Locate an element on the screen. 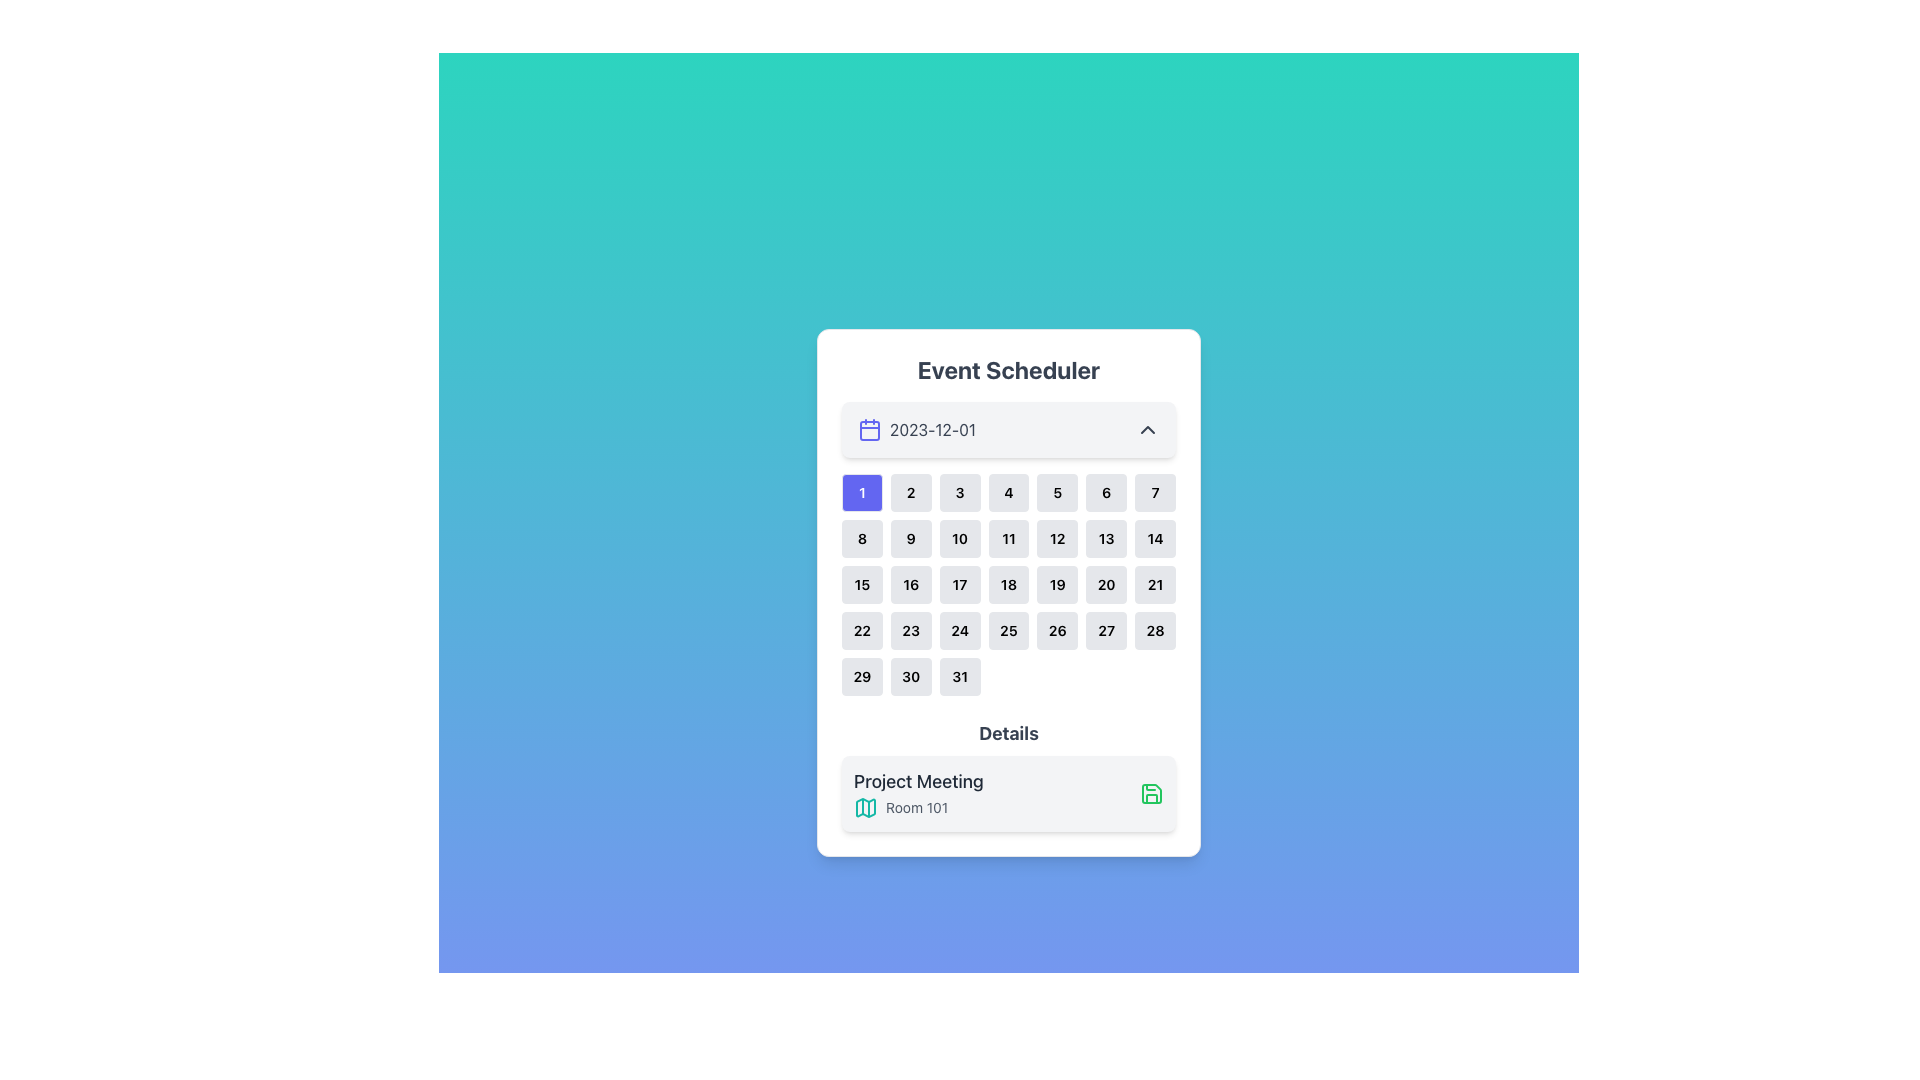 Image resolution: width=1920 pixels, height=1080 pixels. the button representing the first day in the calendar view is located at coordinates (862, 493).